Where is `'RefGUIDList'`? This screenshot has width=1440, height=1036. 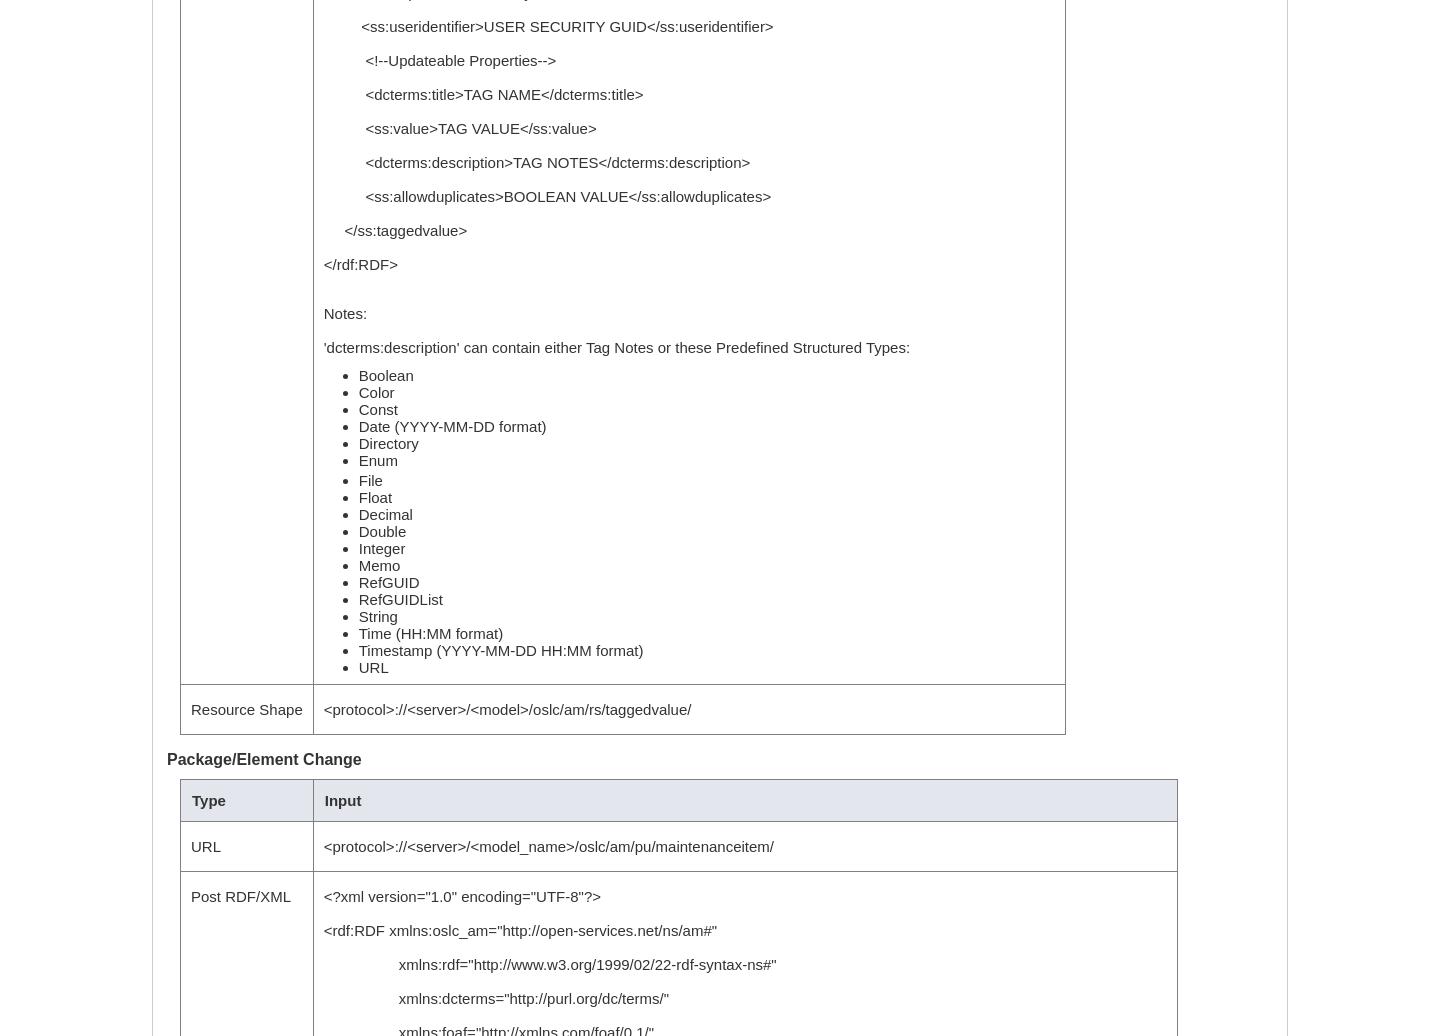
'RefGUIDList' is located at coordinates (399, 599).